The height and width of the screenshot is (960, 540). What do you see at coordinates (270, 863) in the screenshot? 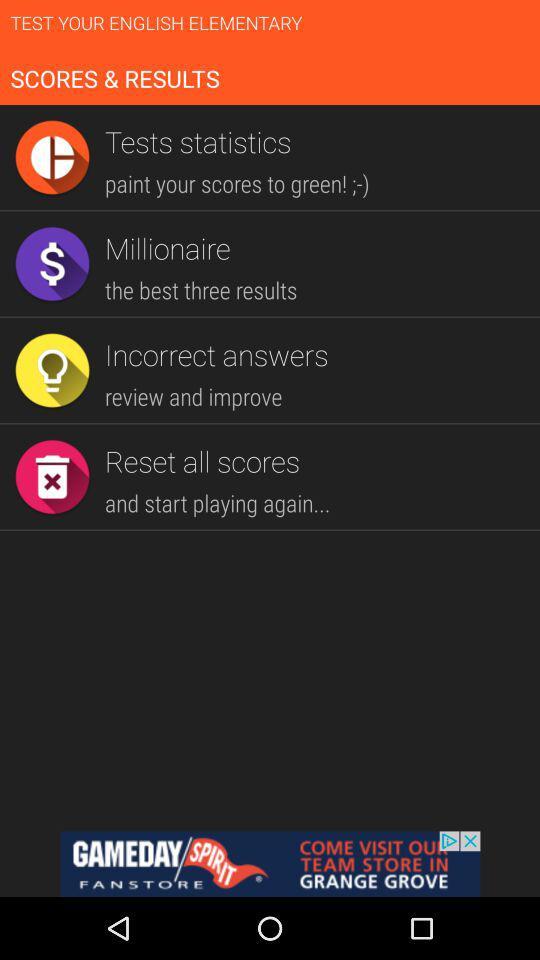
I see `visit team store` at bounding box center [270, 863].